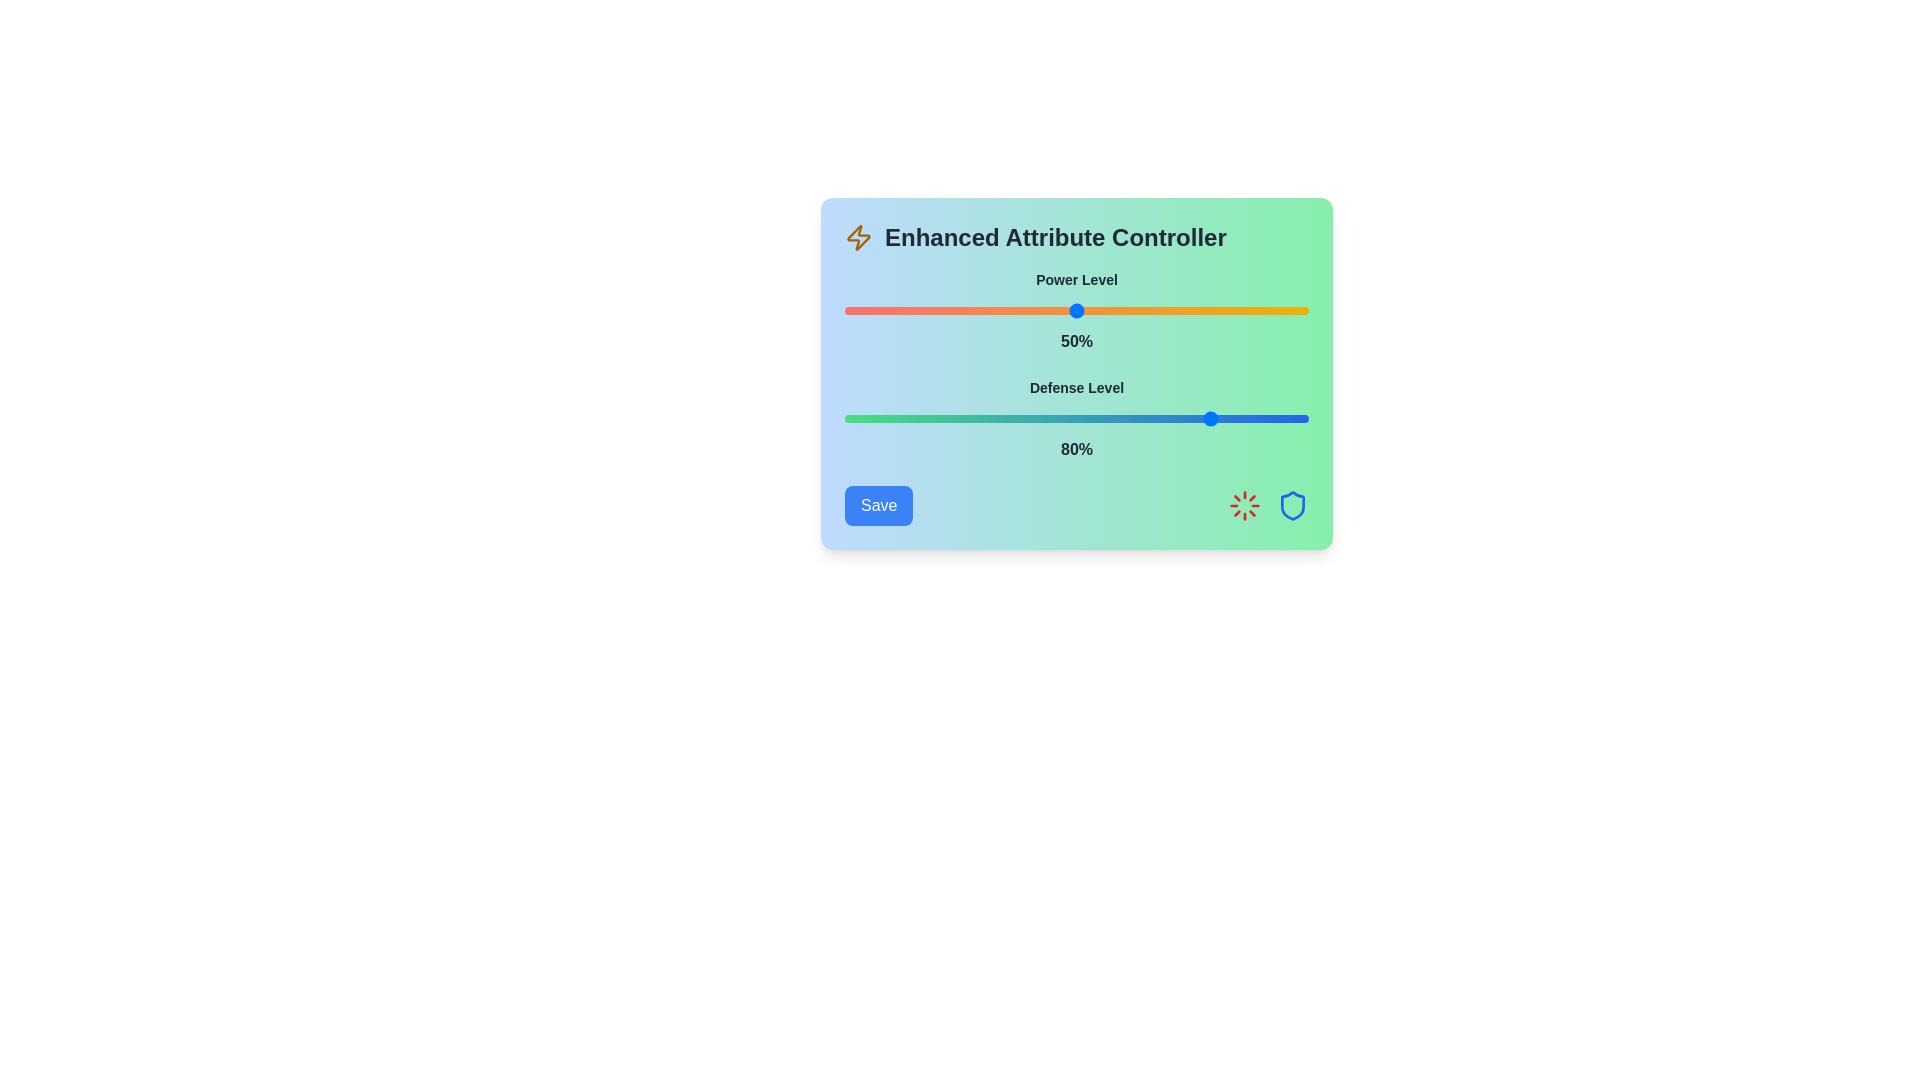  What do you see at coordinates (1266, 311) in the screenshot?
I see `the Power Level slider to 91%` at bounding box center [1266, 311].